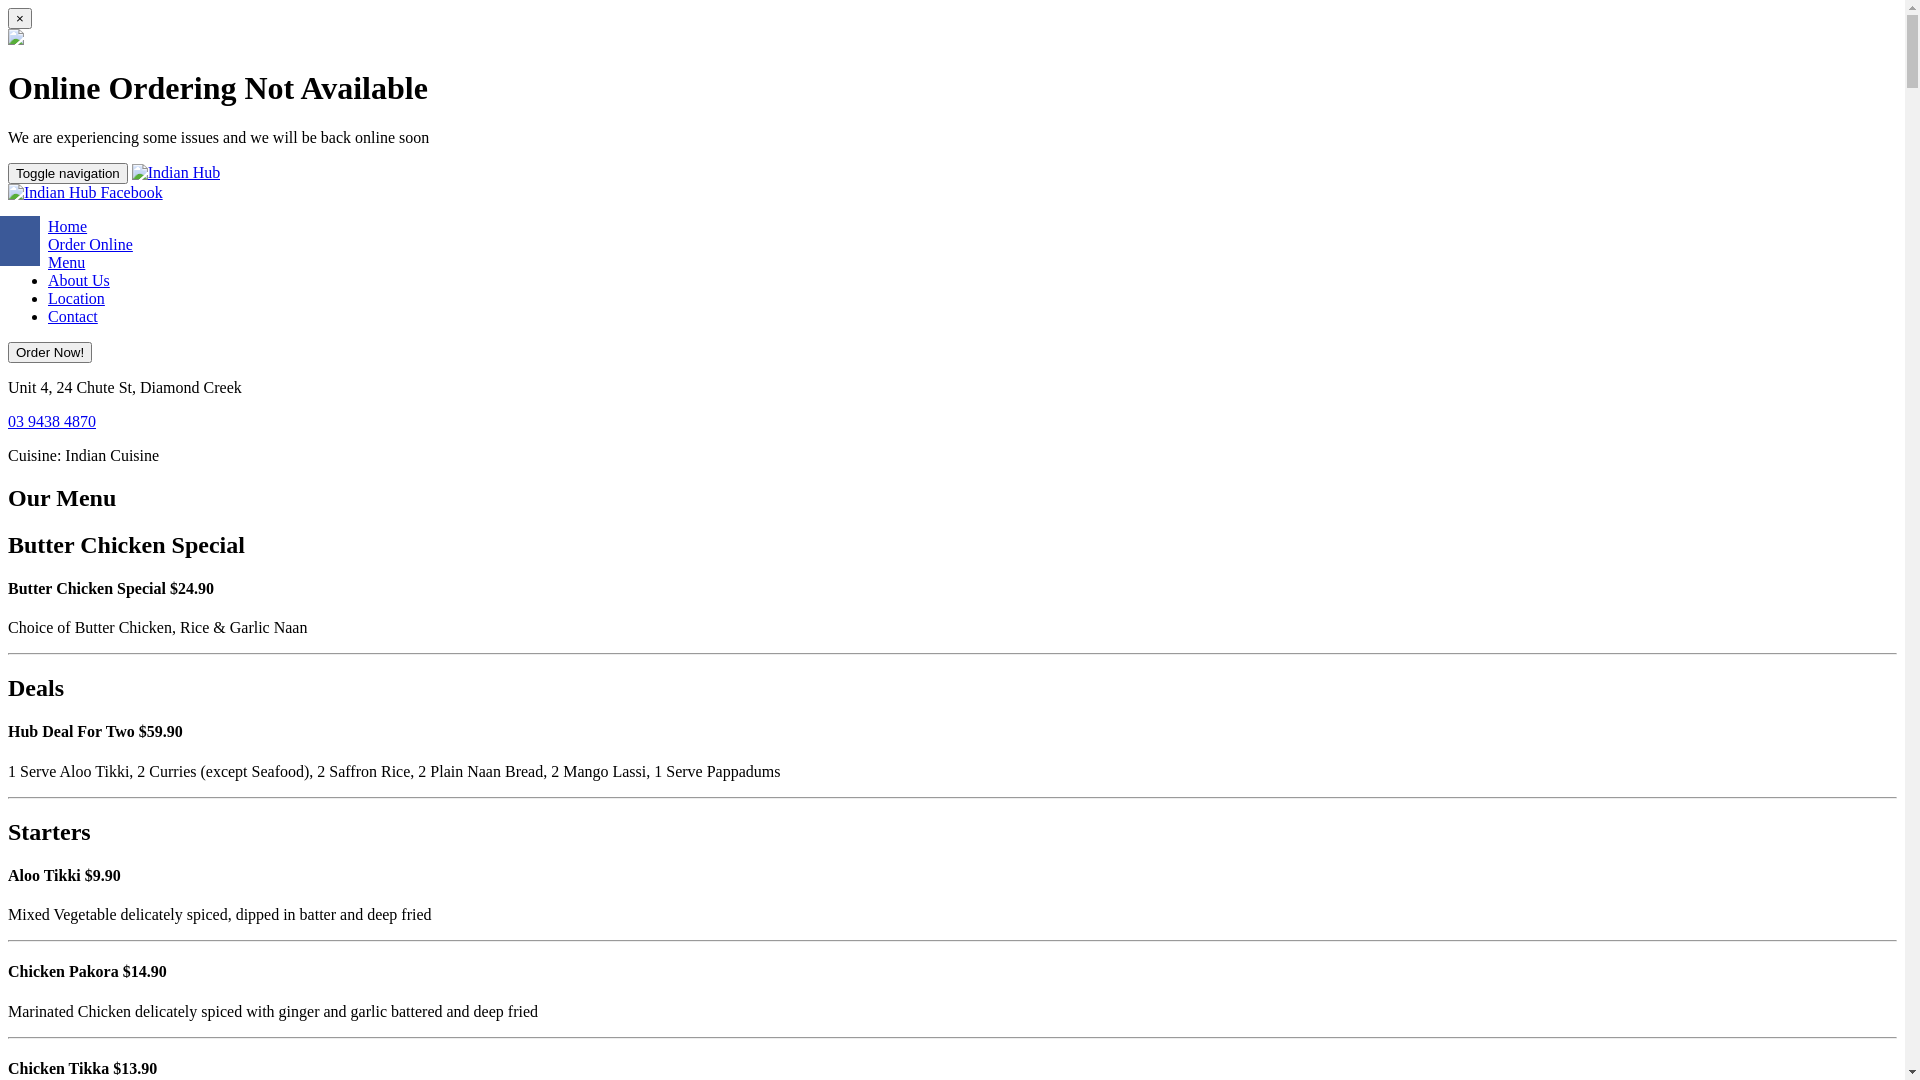 Image resolution: width=1920 pixels, height=1080 pixels. Describe the element at coordinates (48, 261) in the screenshot. I see `'Menu'` at that location.